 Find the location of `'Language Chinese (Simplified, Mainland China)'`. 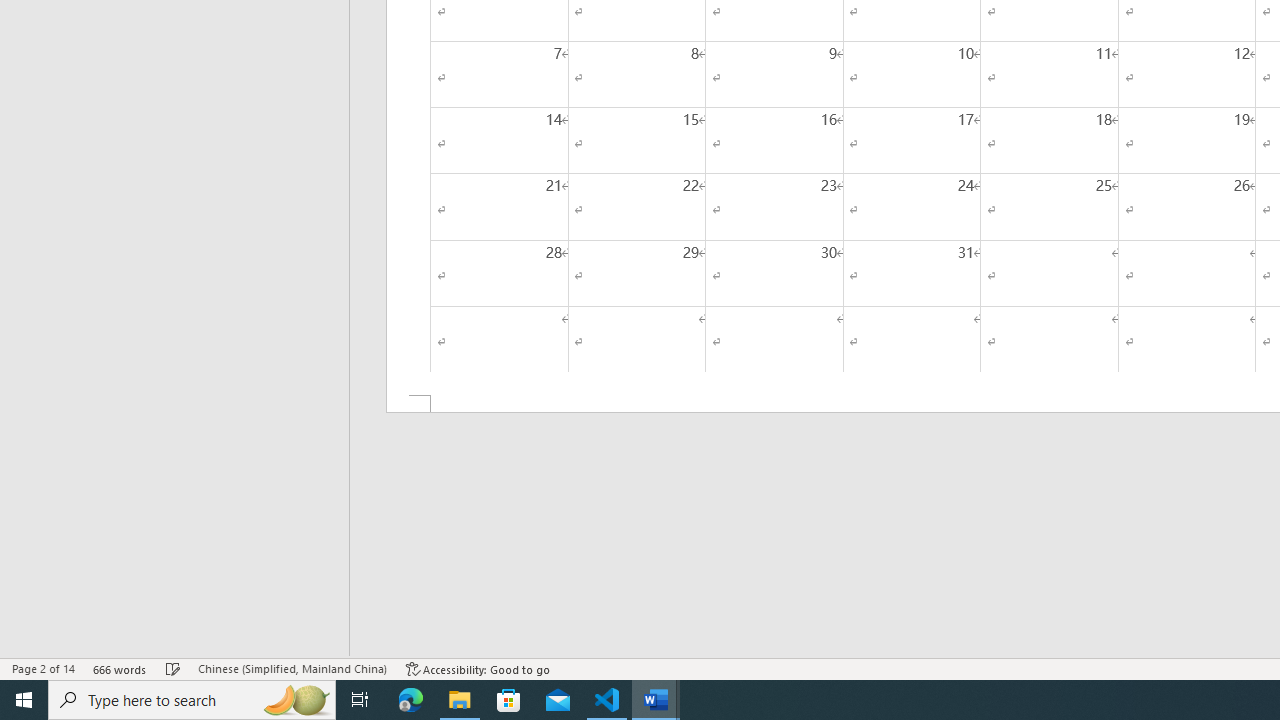

'Language Chinese (Simplified, Mainland China)' is located at coordinates (291, 669).